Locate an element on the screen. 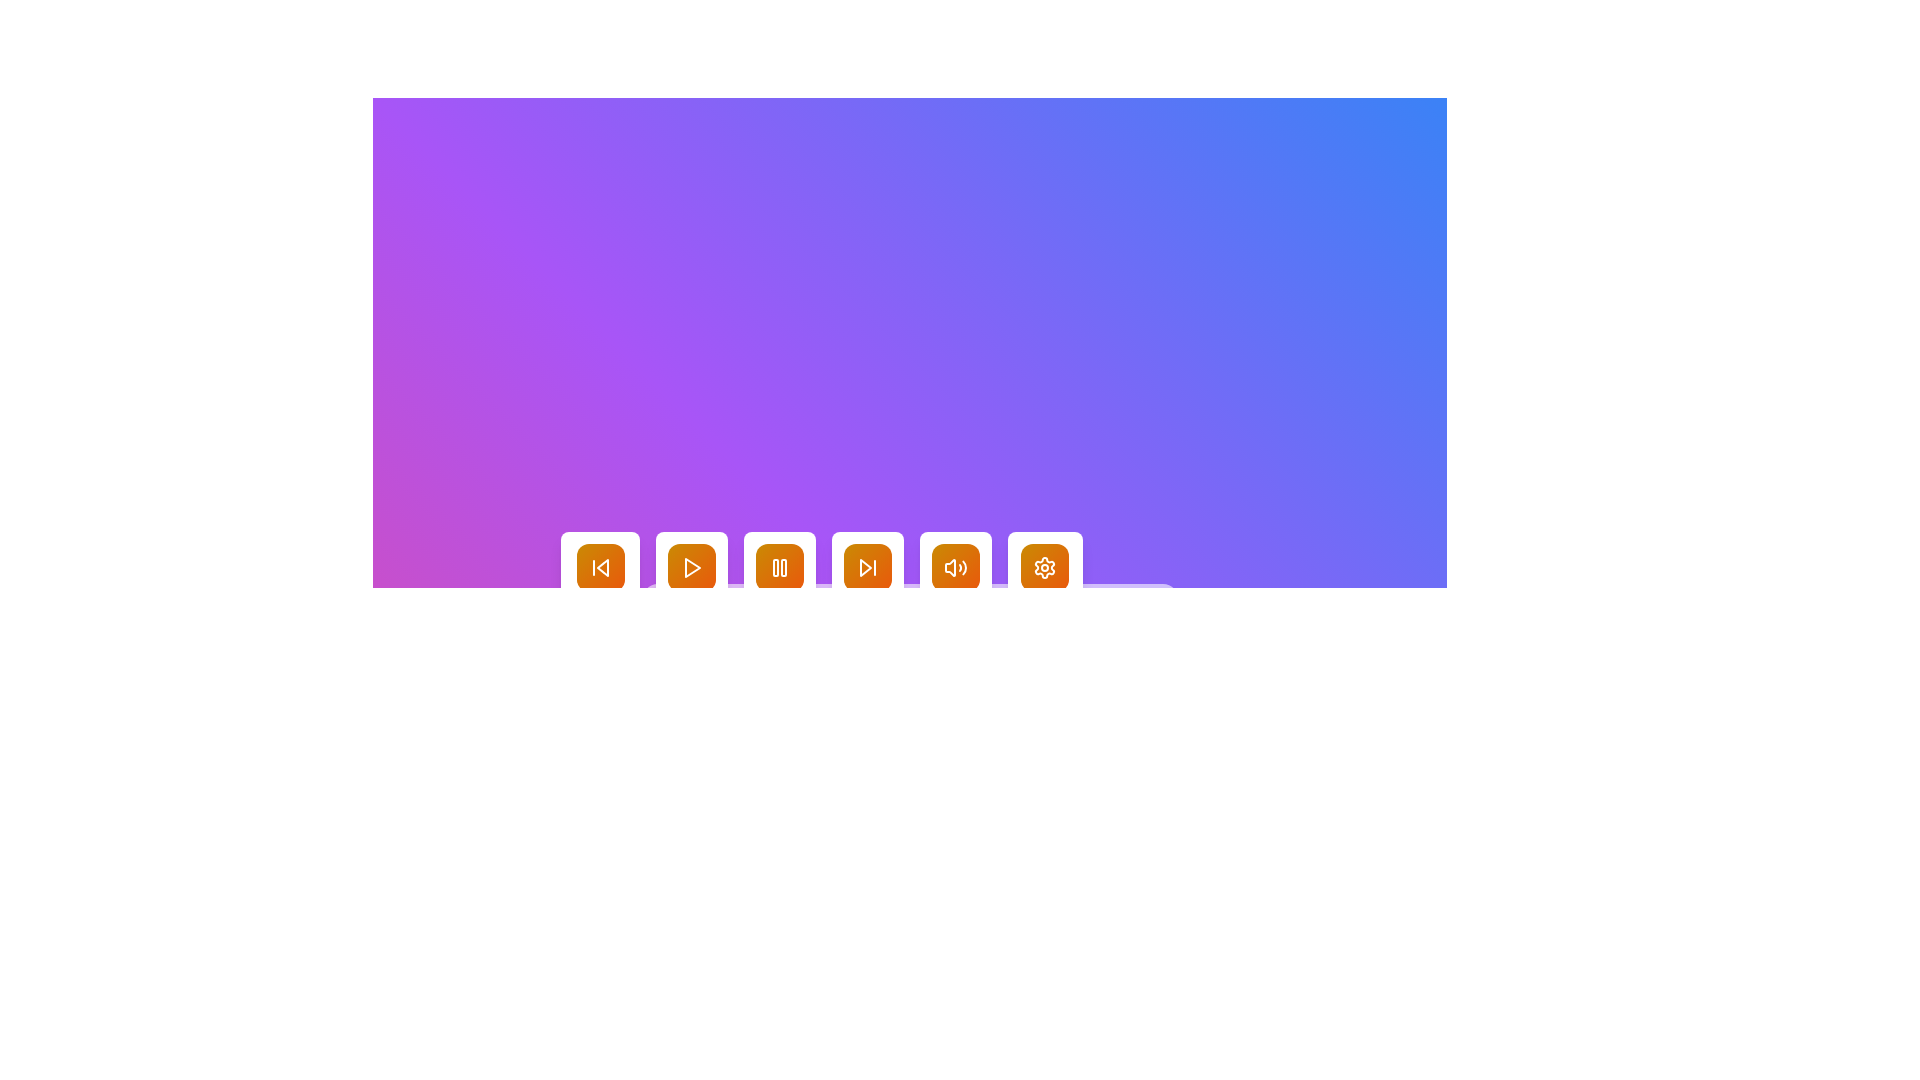 This screenshot has width=1920, height=1080. the third button from the left in the central portion of the button set is located at coordinates (778, 567).